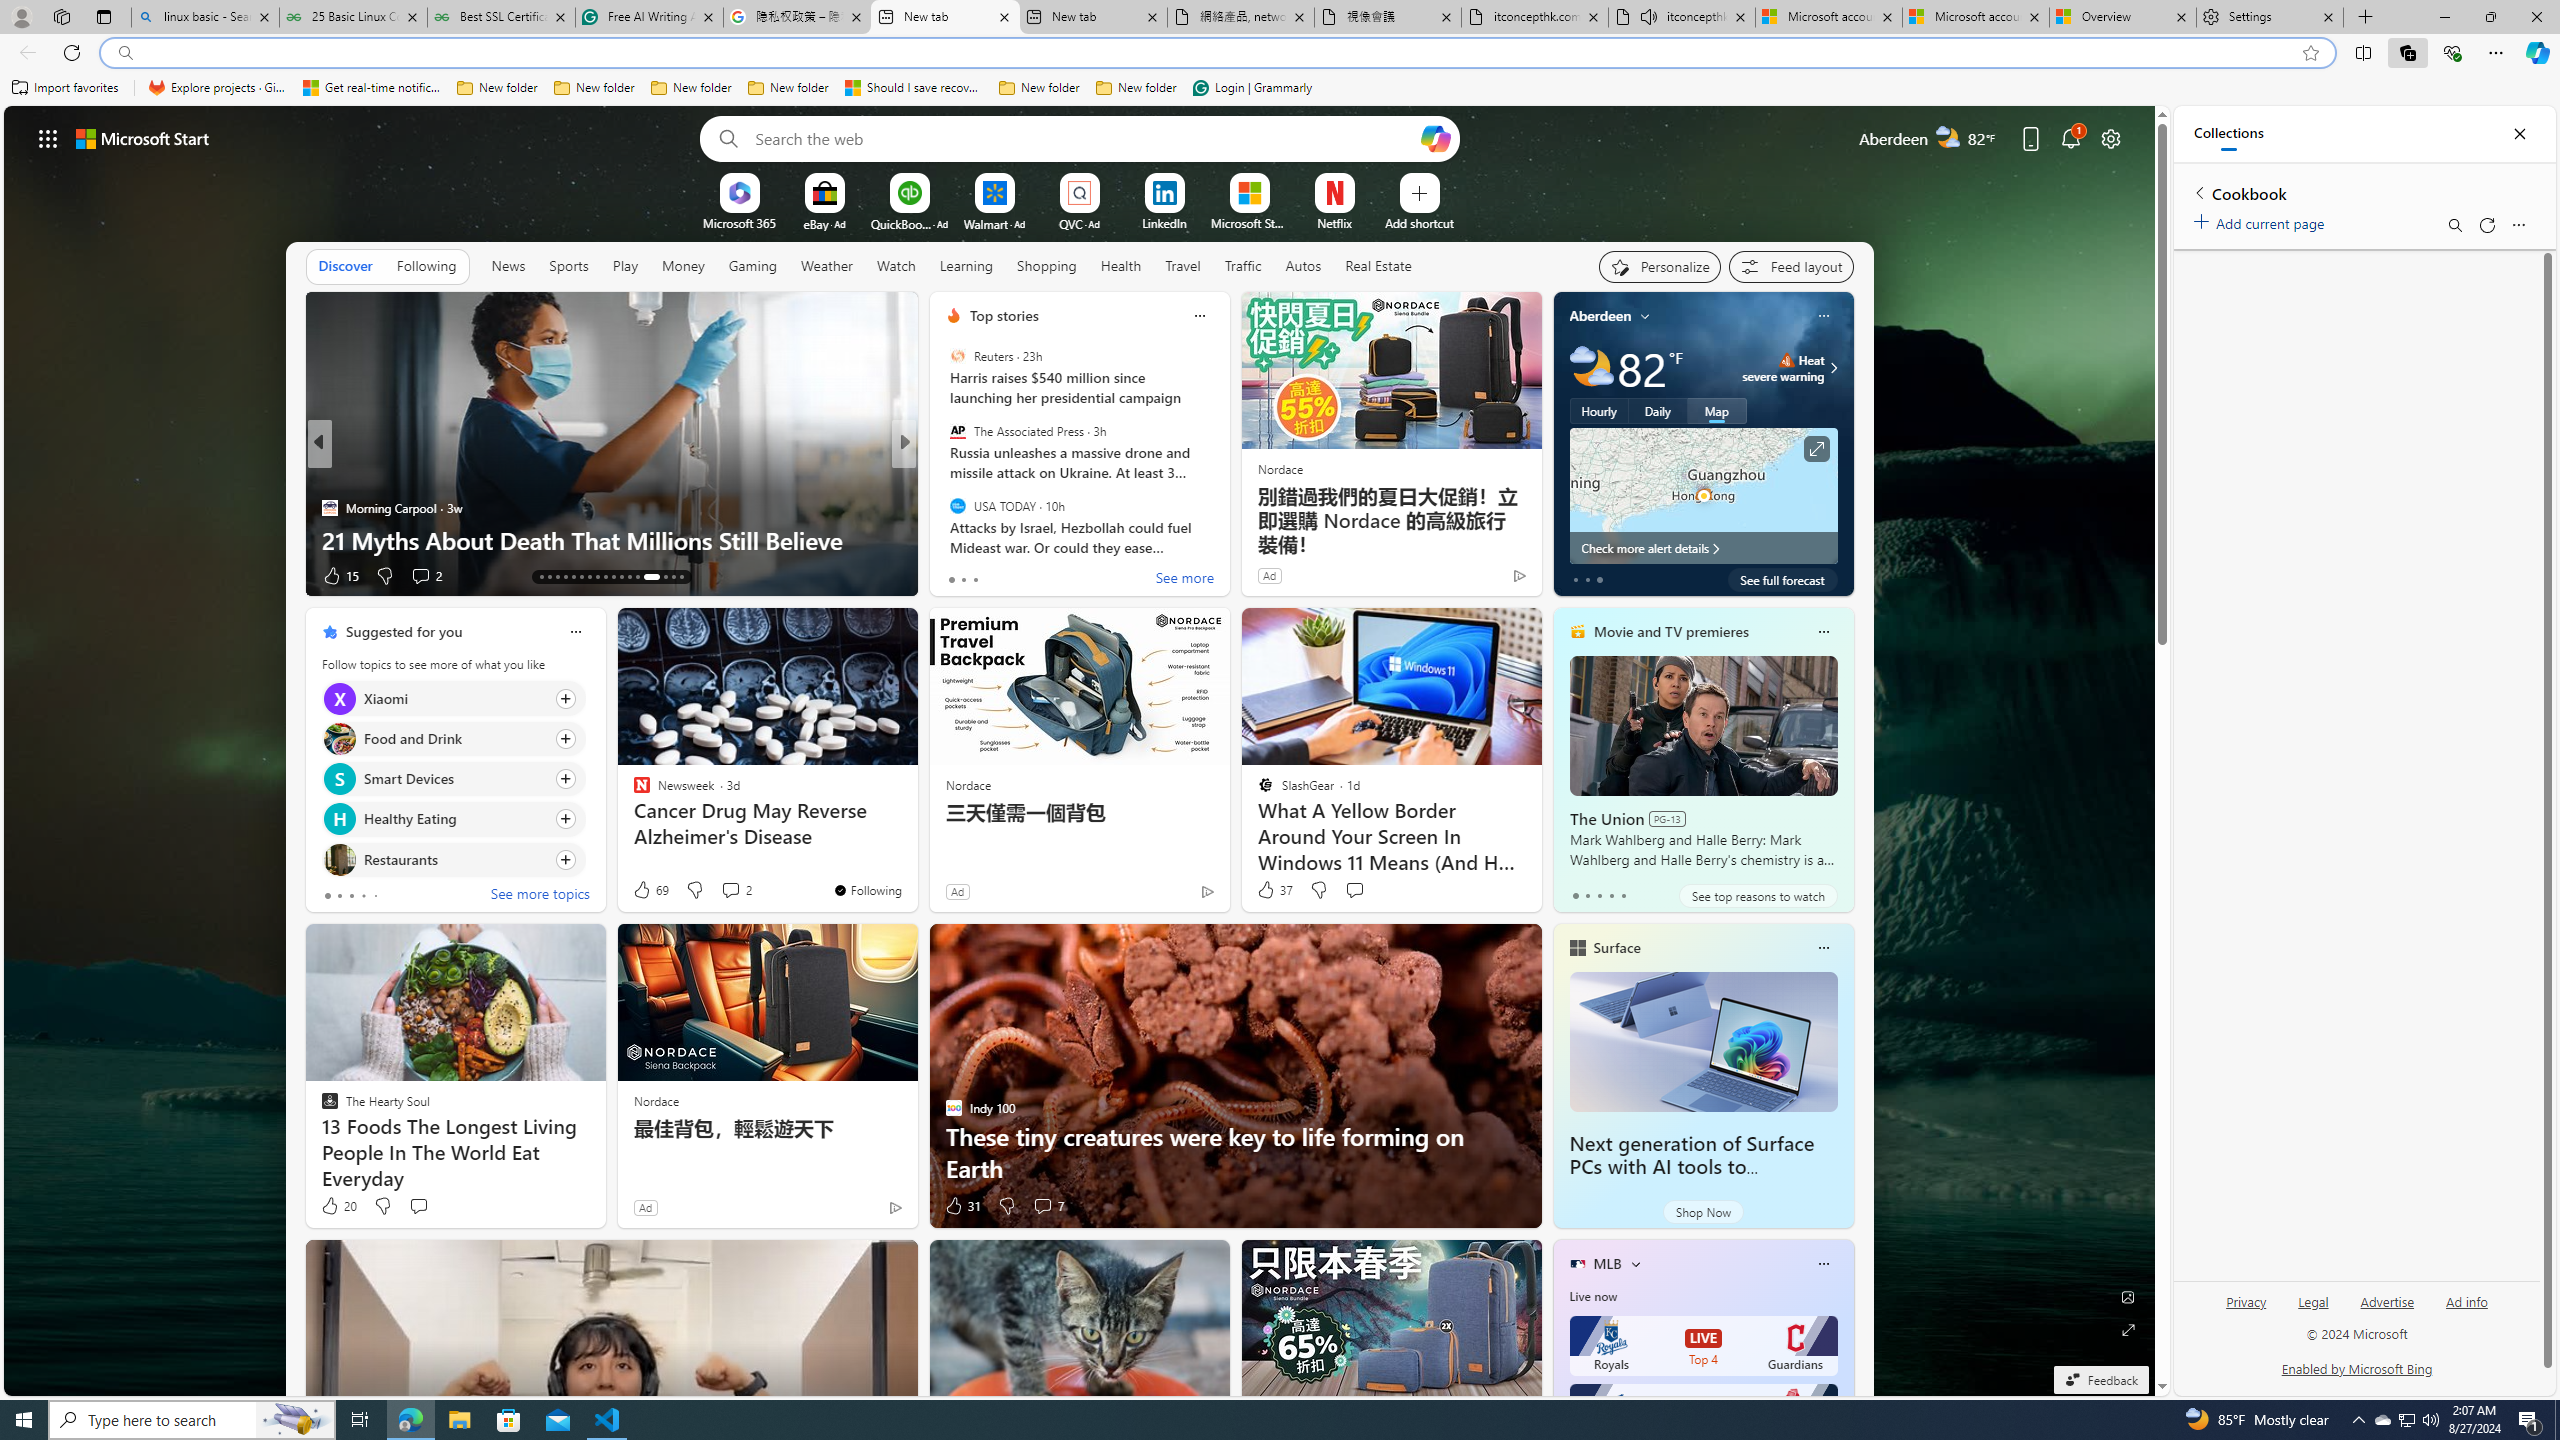 Image resolution: width=2560 pixels, height=1440 pixels. Describe the element at coordinates (1646, 315) in the screenshot. I see `'My location'` at that location.